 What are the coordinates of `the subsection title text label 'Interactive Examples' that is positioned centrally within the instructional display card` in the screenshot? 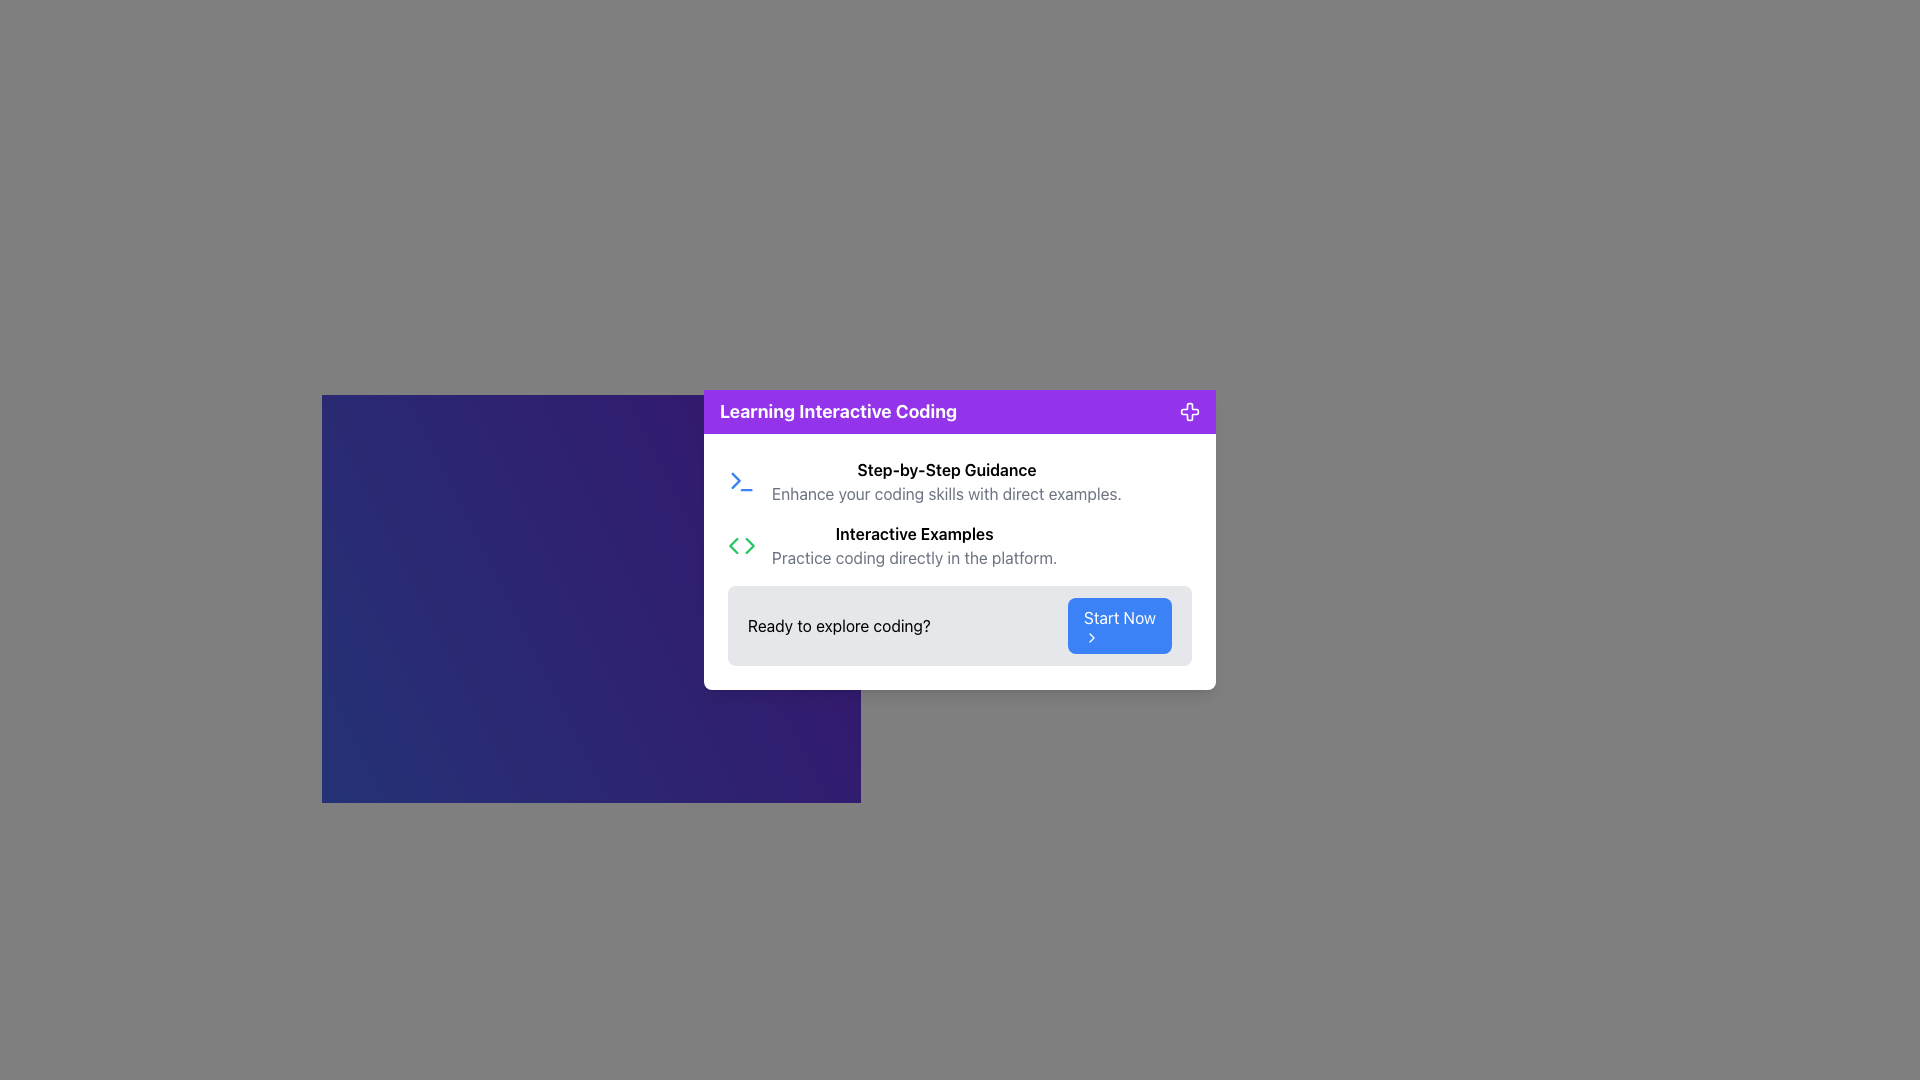 It's located at (913, 532).